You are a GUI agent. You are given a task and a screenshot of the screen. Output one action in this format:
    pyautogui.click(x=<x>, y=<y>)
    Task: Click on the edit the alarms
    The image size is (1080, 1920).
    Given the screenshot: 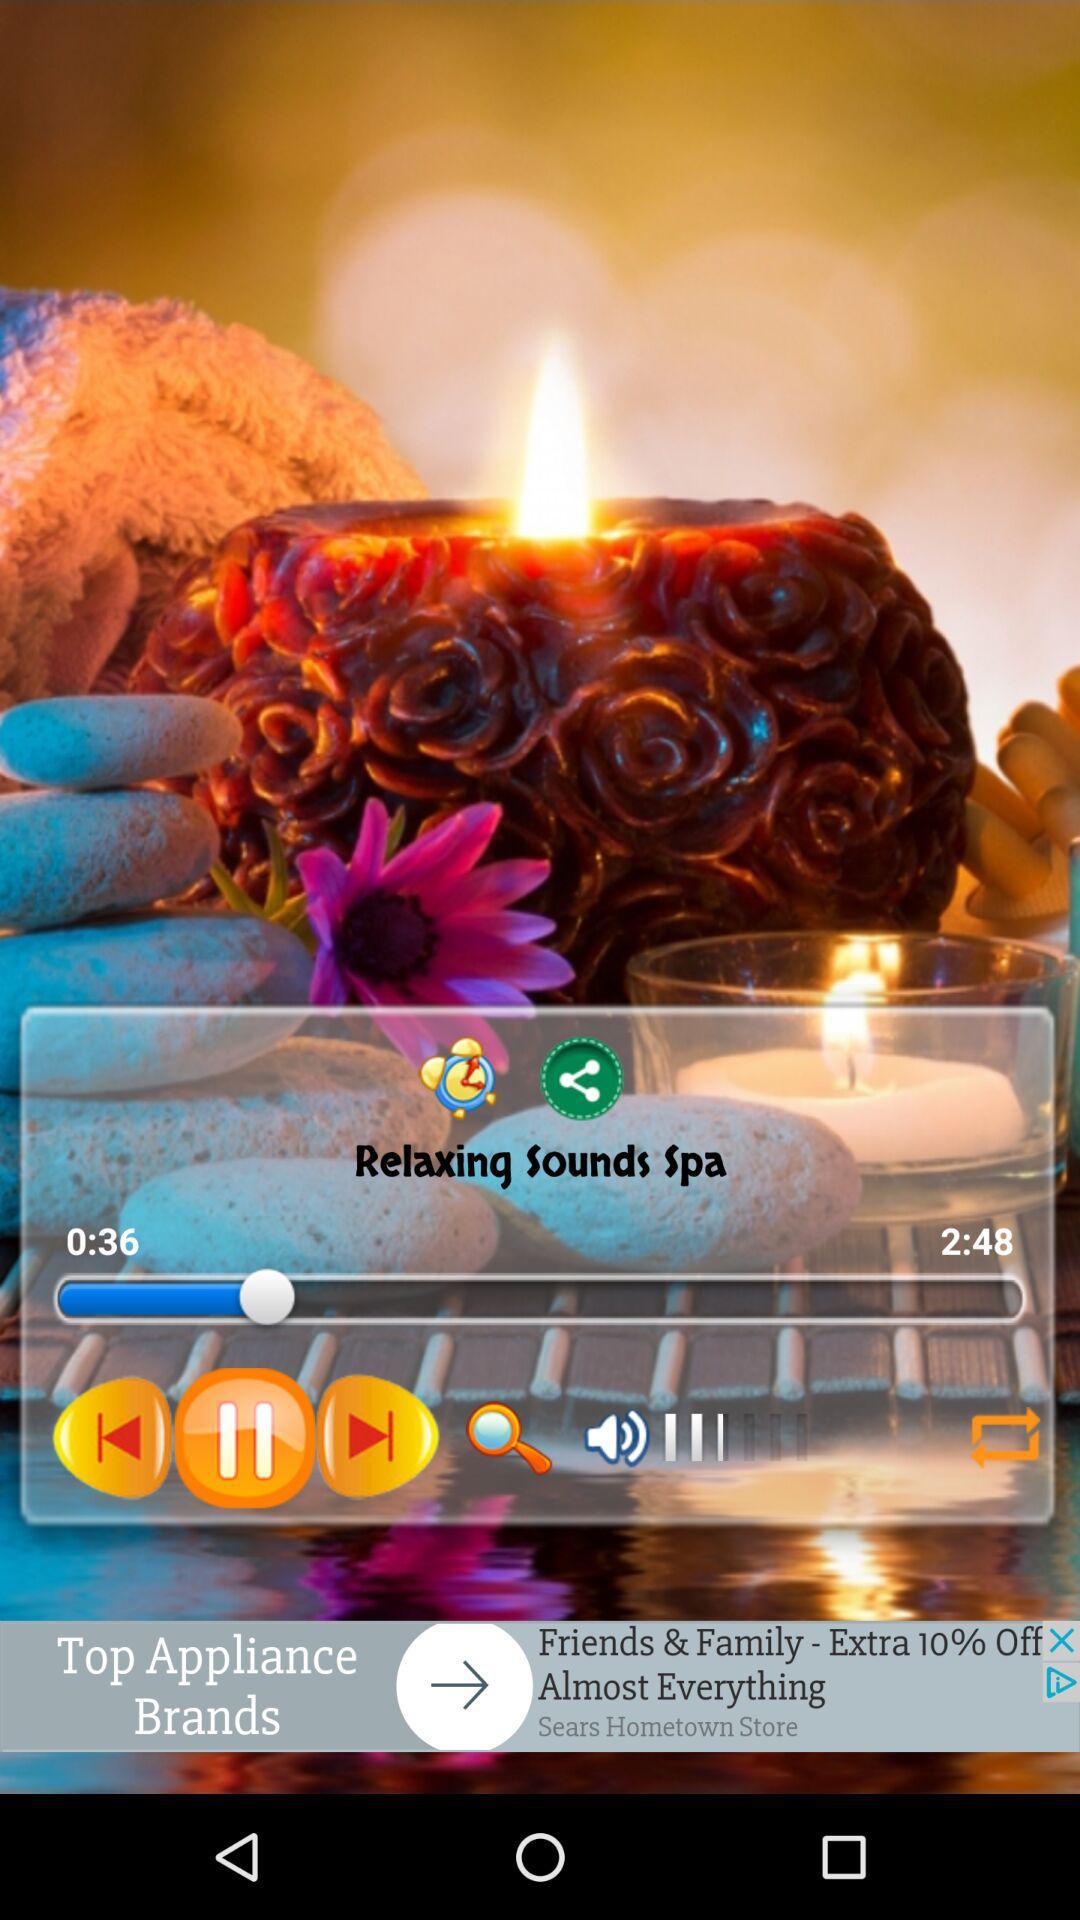 What is the action you would take?
    pyautogui.click(x=458, y=1077)
    